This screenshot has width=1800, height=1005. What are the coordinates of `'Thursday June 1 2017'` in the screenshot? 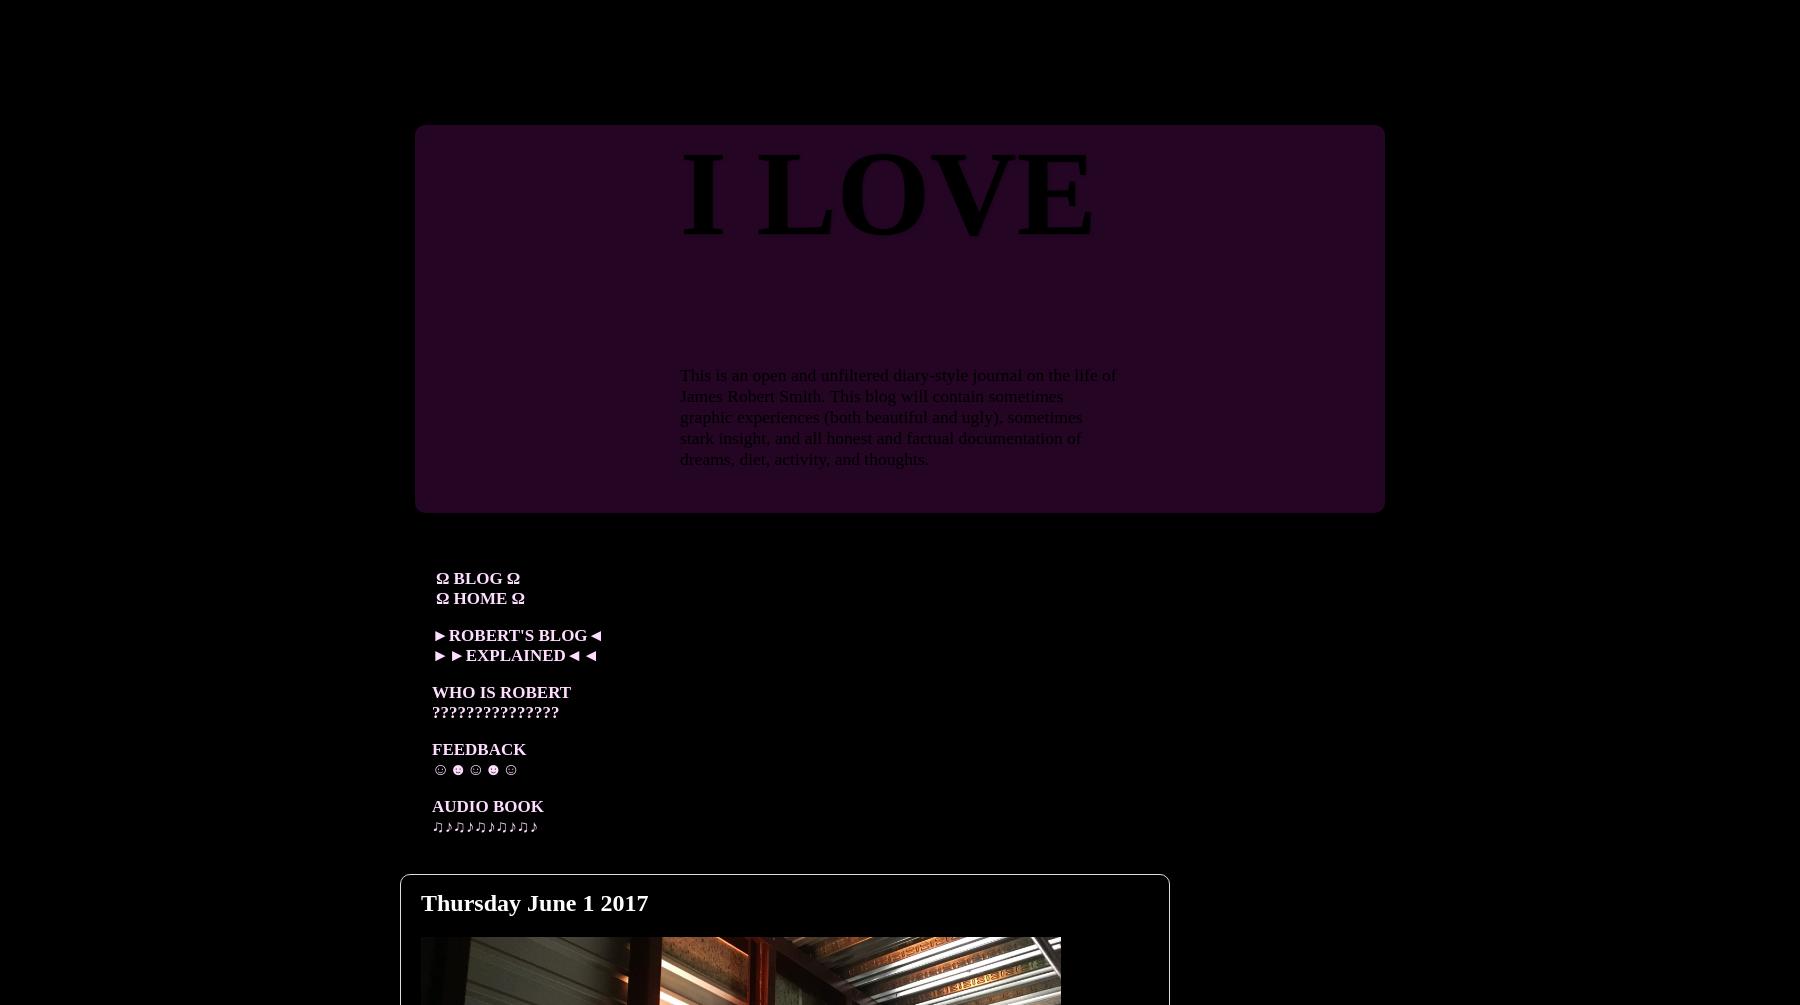 It's located at (533, 900).